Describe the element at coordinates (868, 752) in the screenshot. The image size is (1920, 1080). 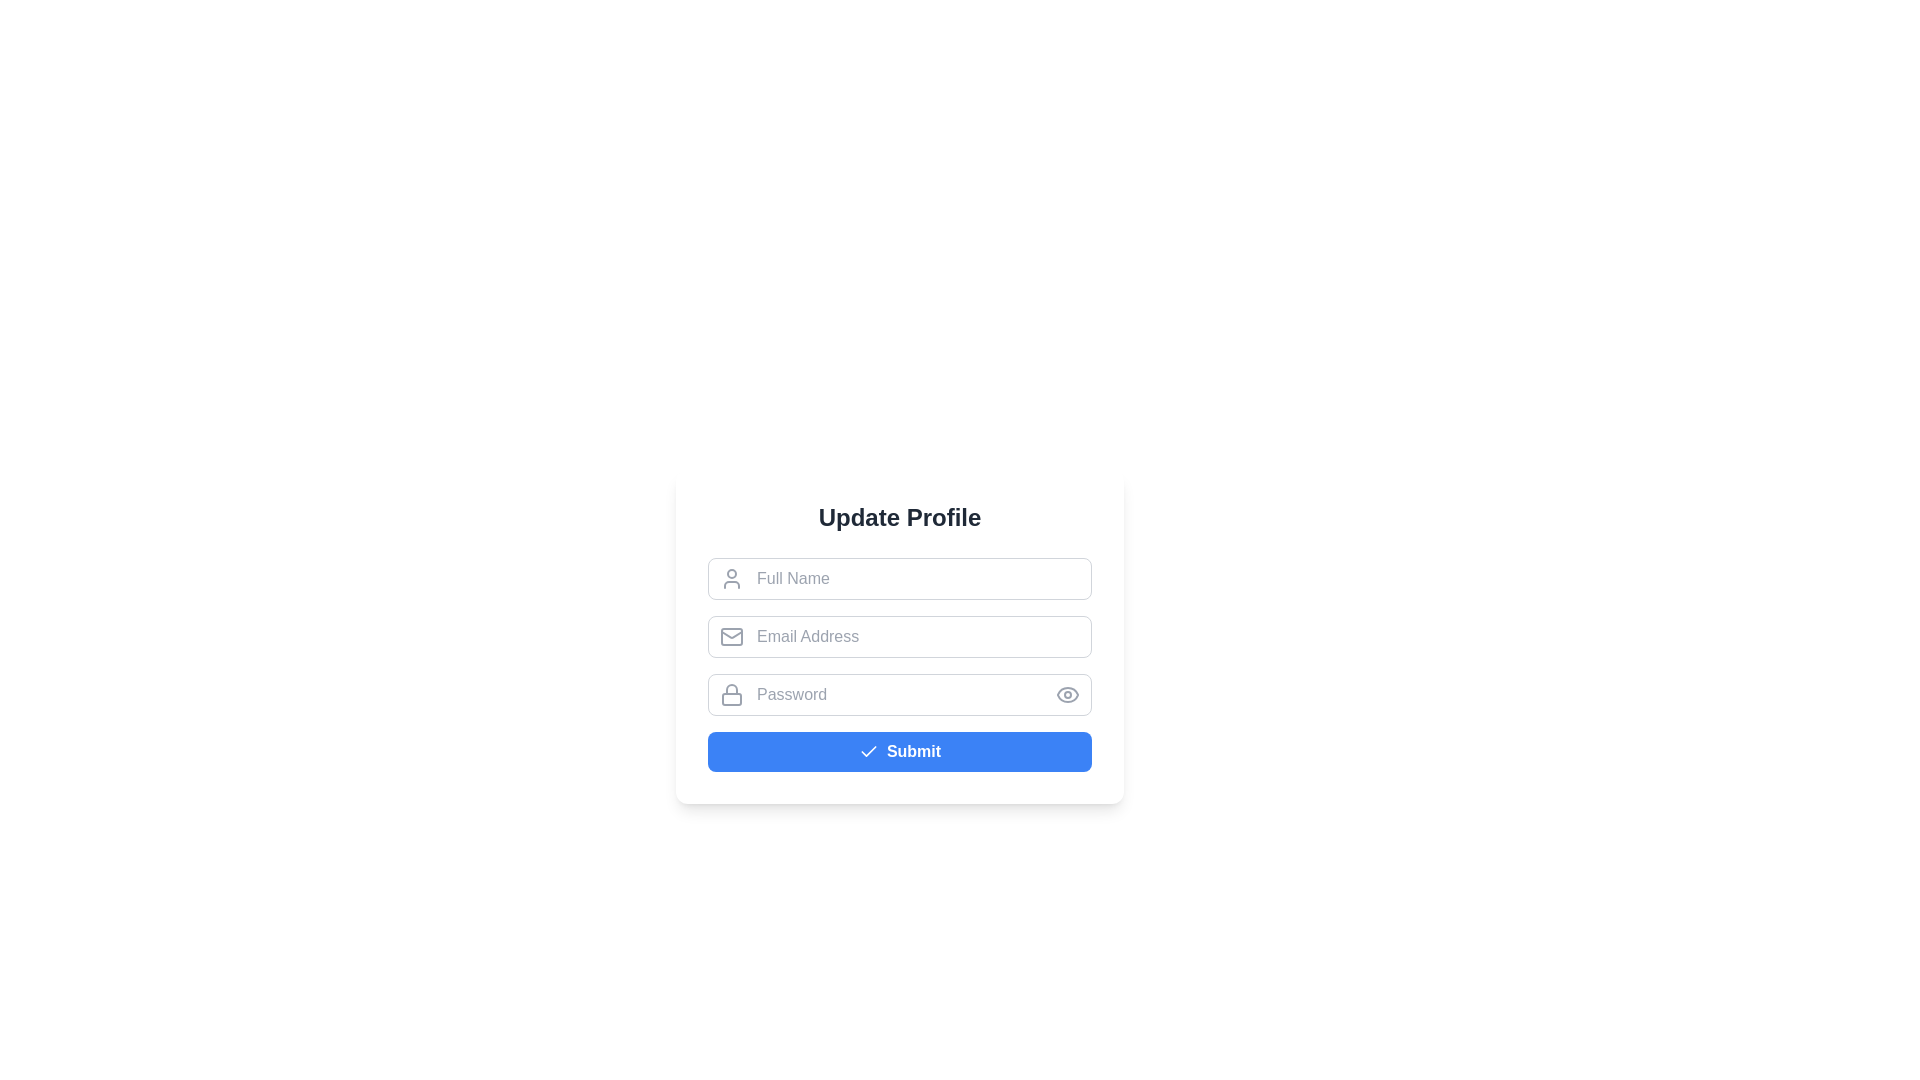
I see `the checkmark icon inside the 'Submit' button, which is located towards the center-right of the button's content area in a blue rectangular area` at that location.